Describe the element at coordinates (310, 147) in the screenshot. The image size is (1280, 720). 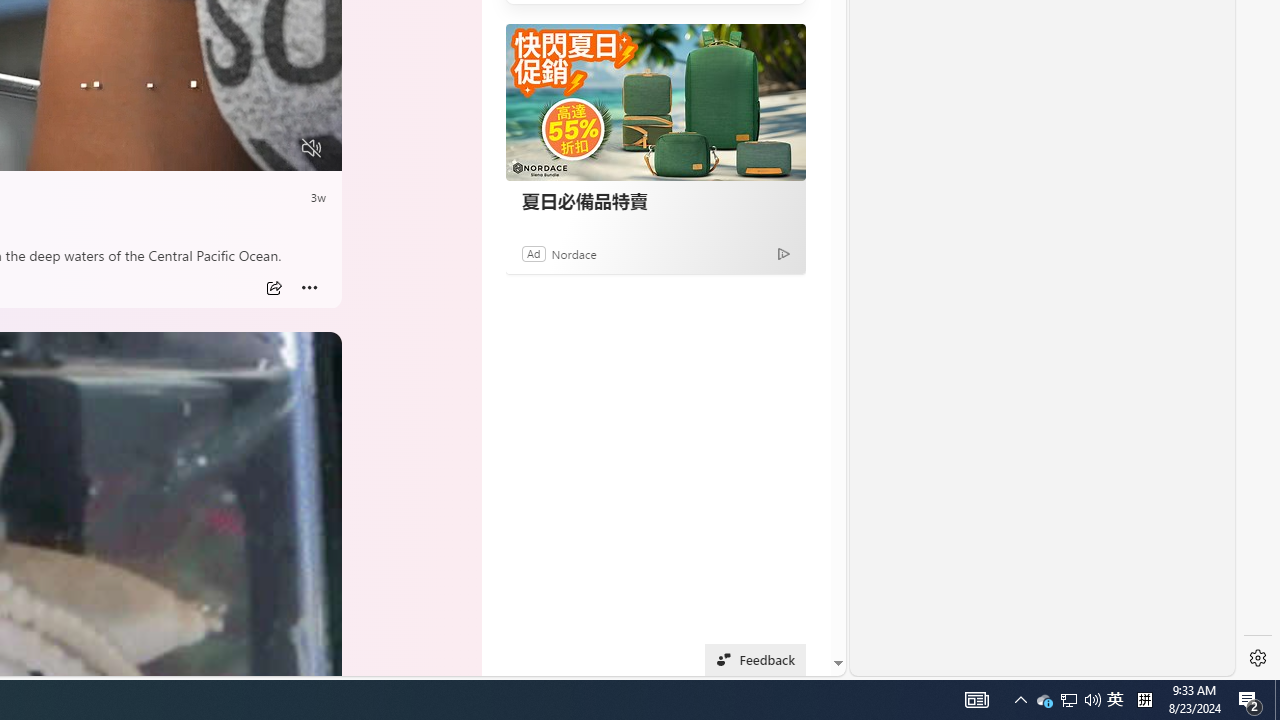
I see `'Unmute'` at that location.